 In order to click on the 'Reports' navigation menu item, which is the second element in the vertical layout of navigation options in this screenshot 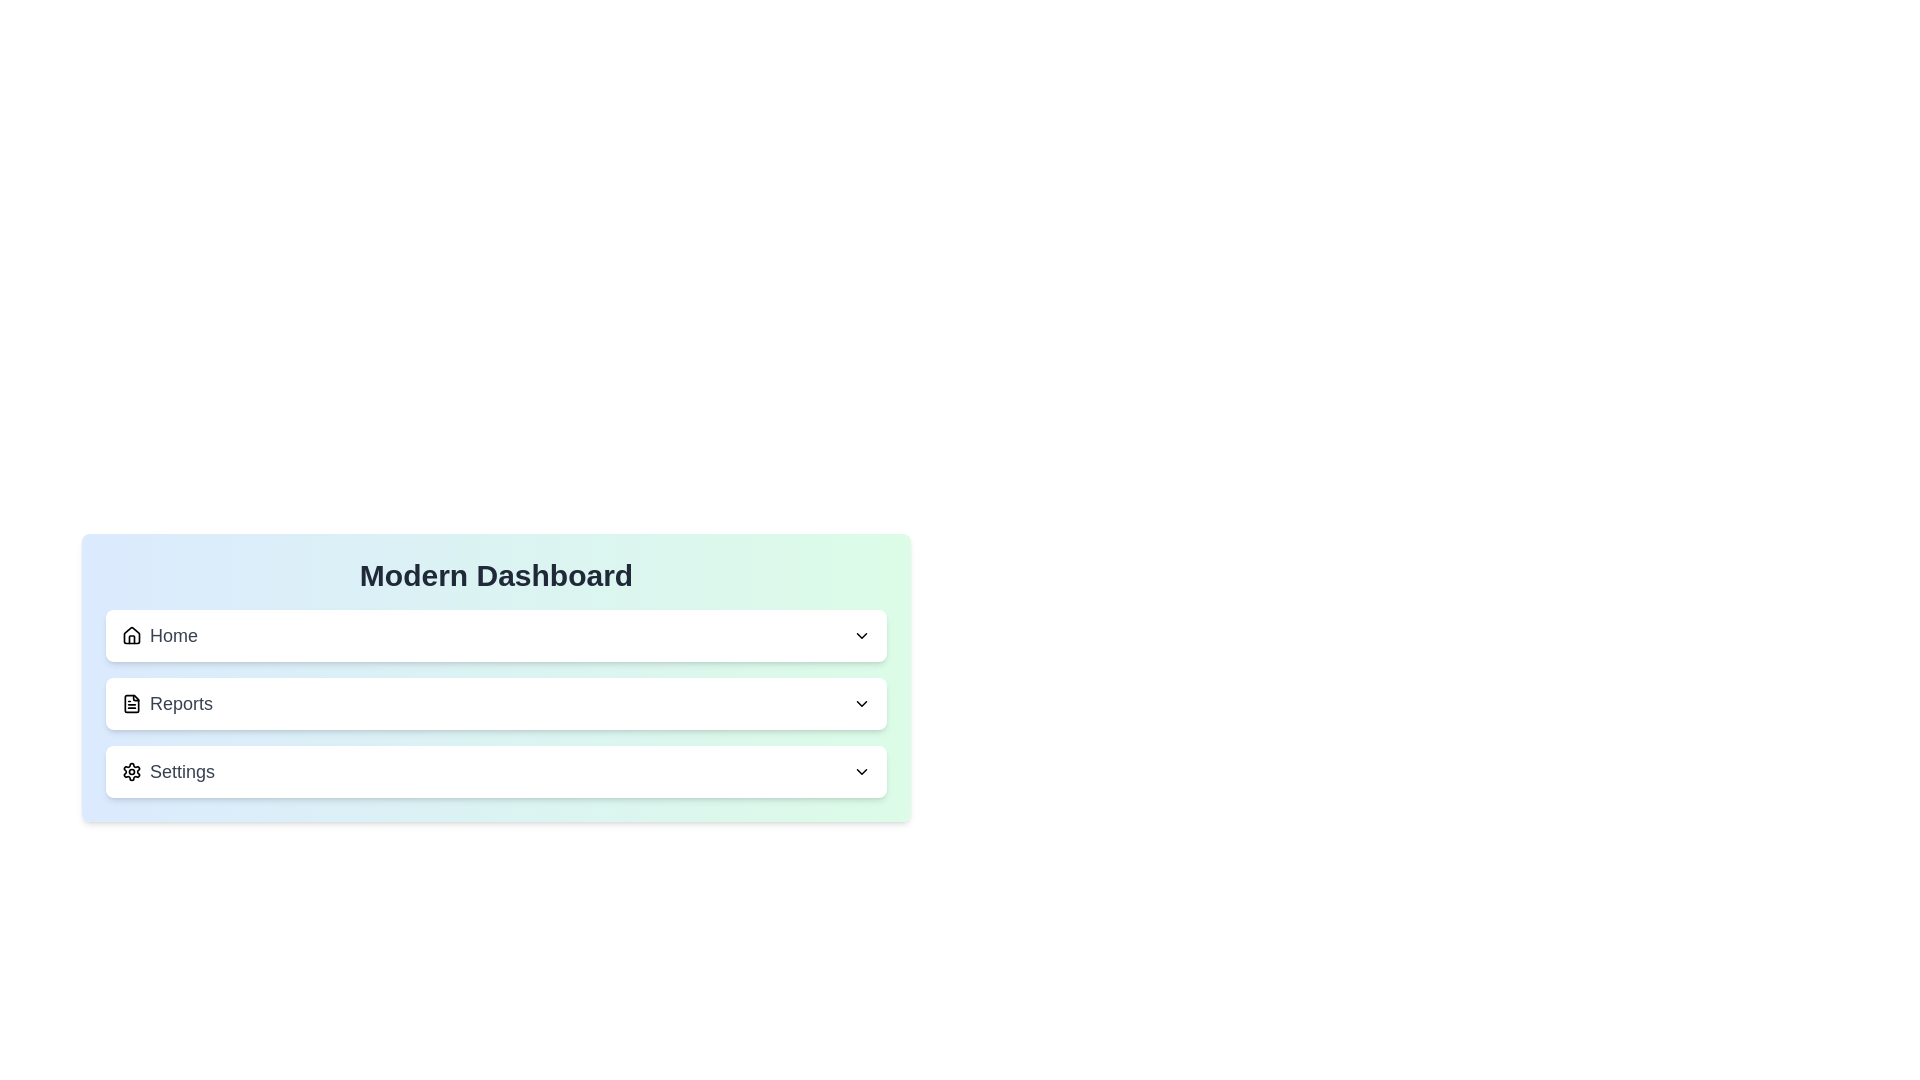, I will do `click(496, 703)`.